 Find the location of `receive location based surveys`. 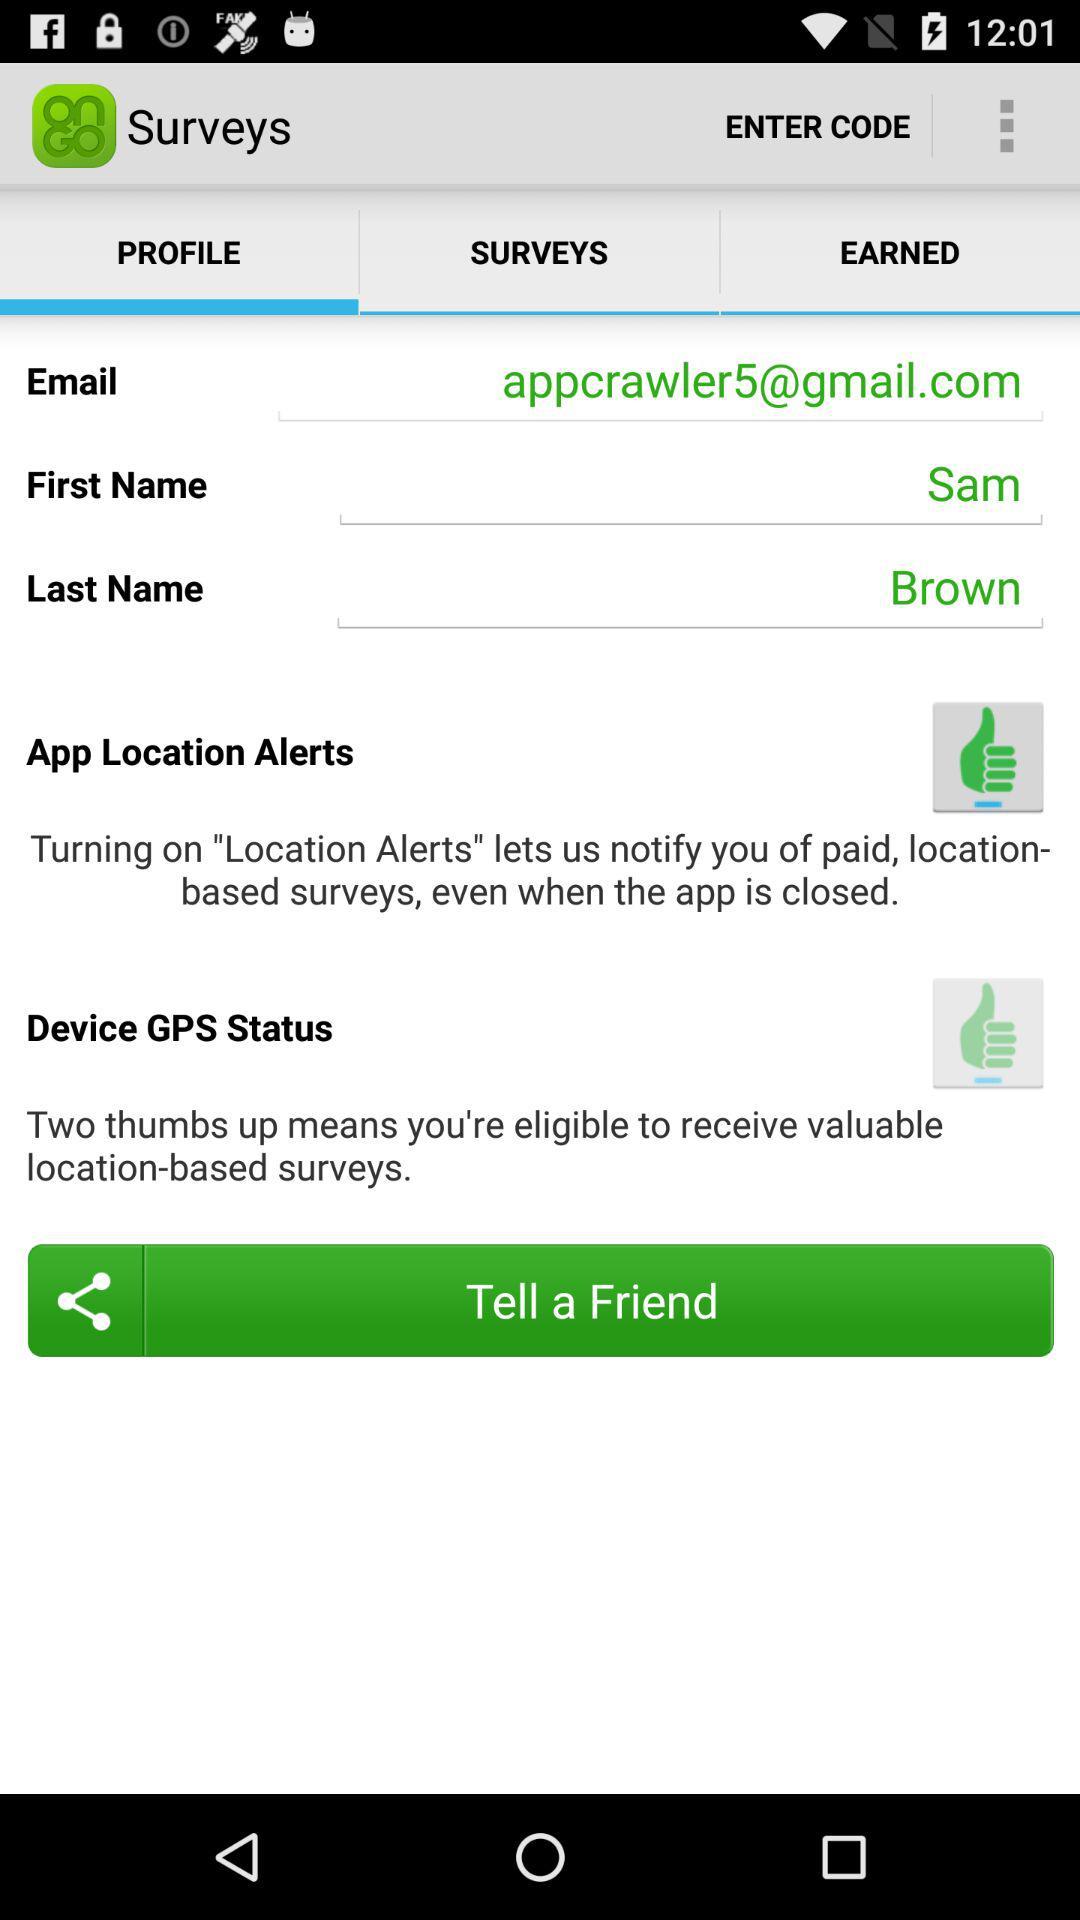

receive location based surveys is located at coordinates (987, 1033).